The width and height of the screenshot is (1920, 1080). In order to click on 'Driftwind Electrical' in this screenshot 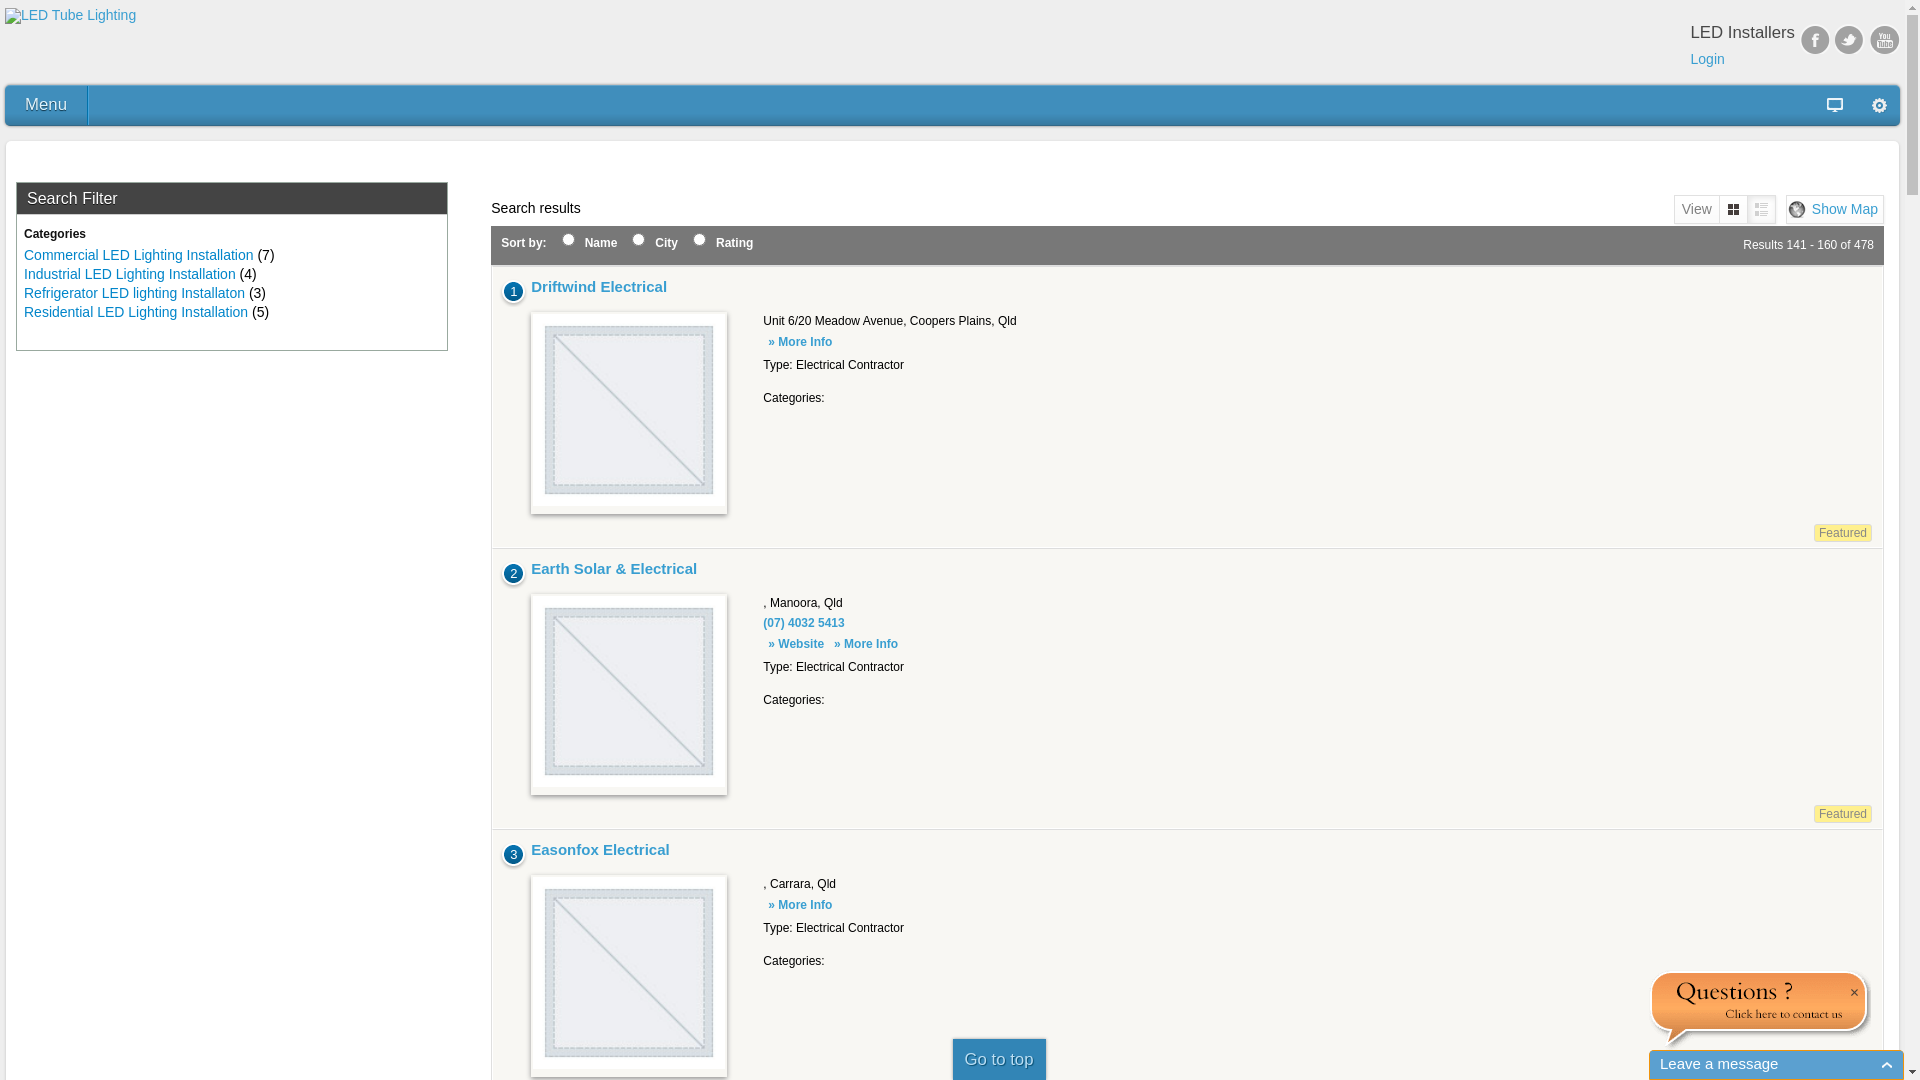, I will do `click(598, 286)`.